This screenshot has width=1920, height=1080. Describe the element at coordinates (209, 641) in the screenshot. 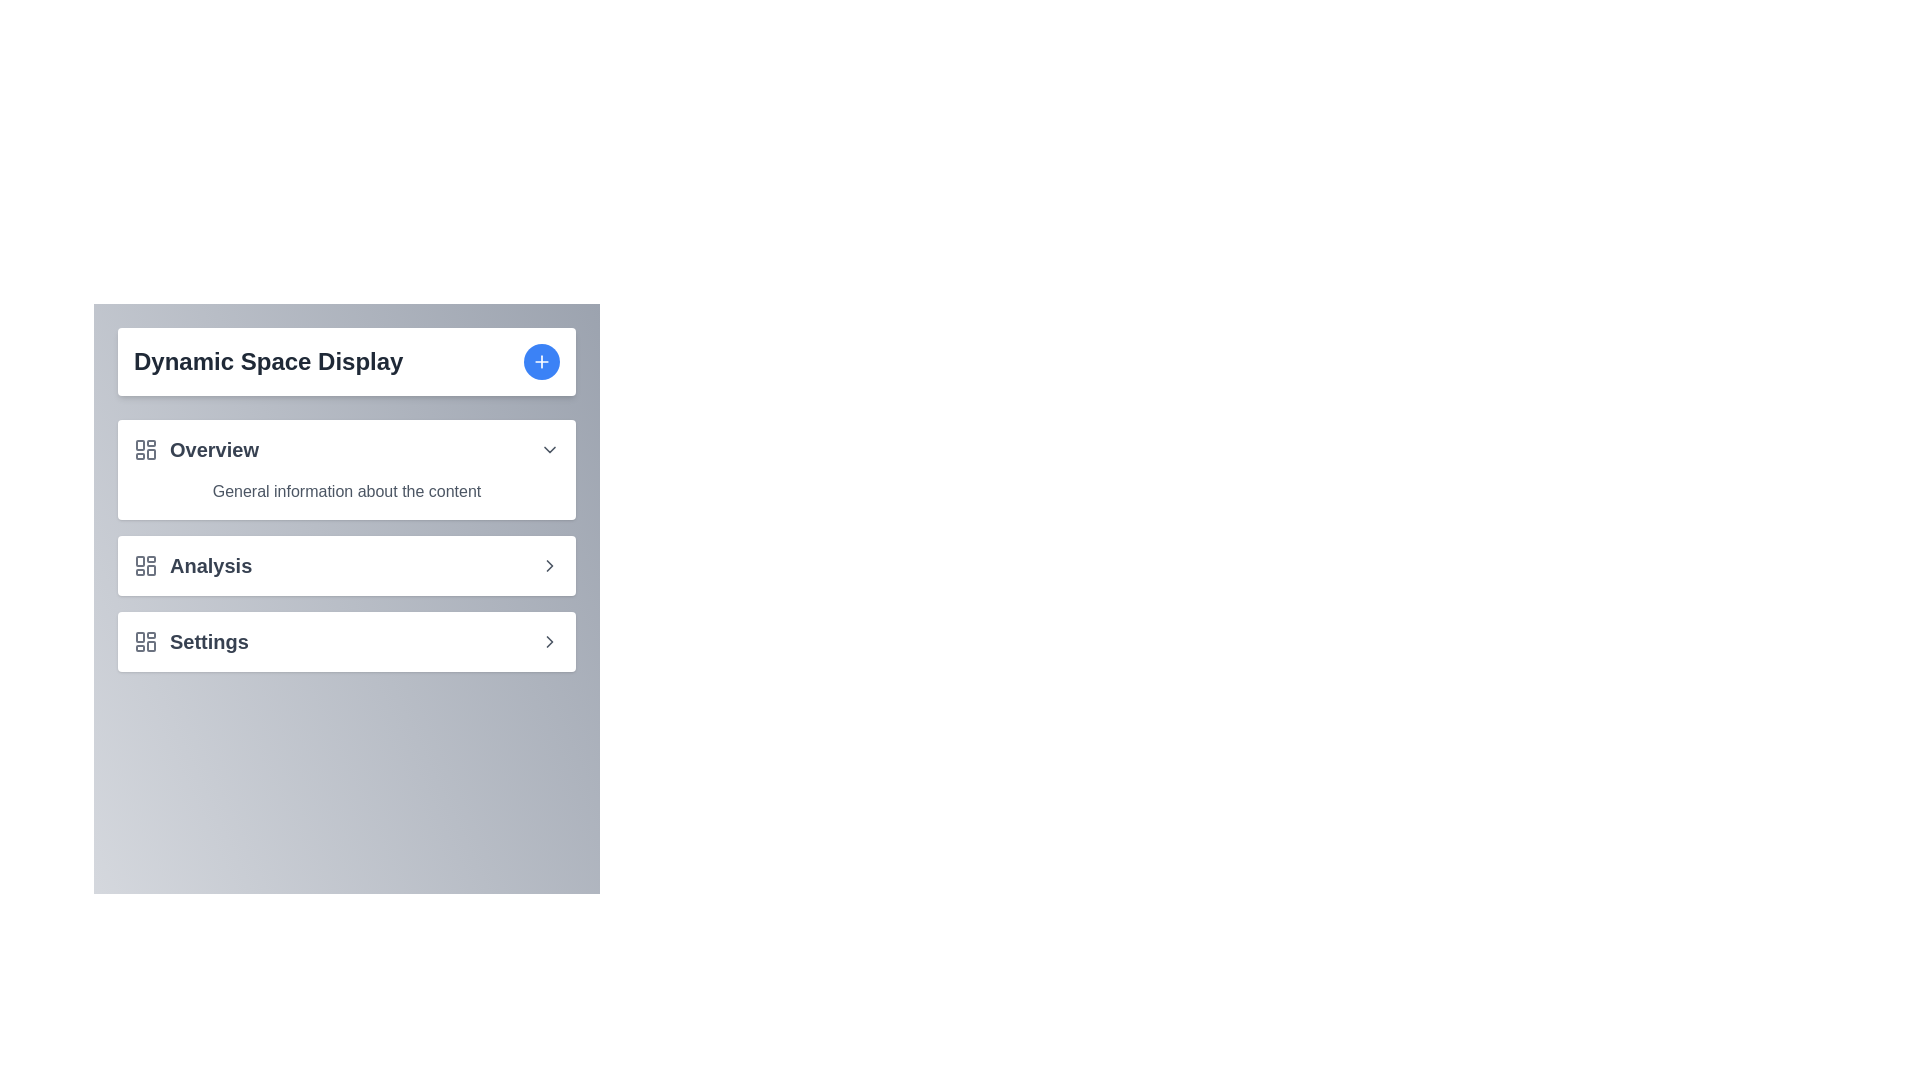

I see `text label that indicates the Settings section of the application interface, which is the third option in the menu list beneath 'Analysis'` at that location.